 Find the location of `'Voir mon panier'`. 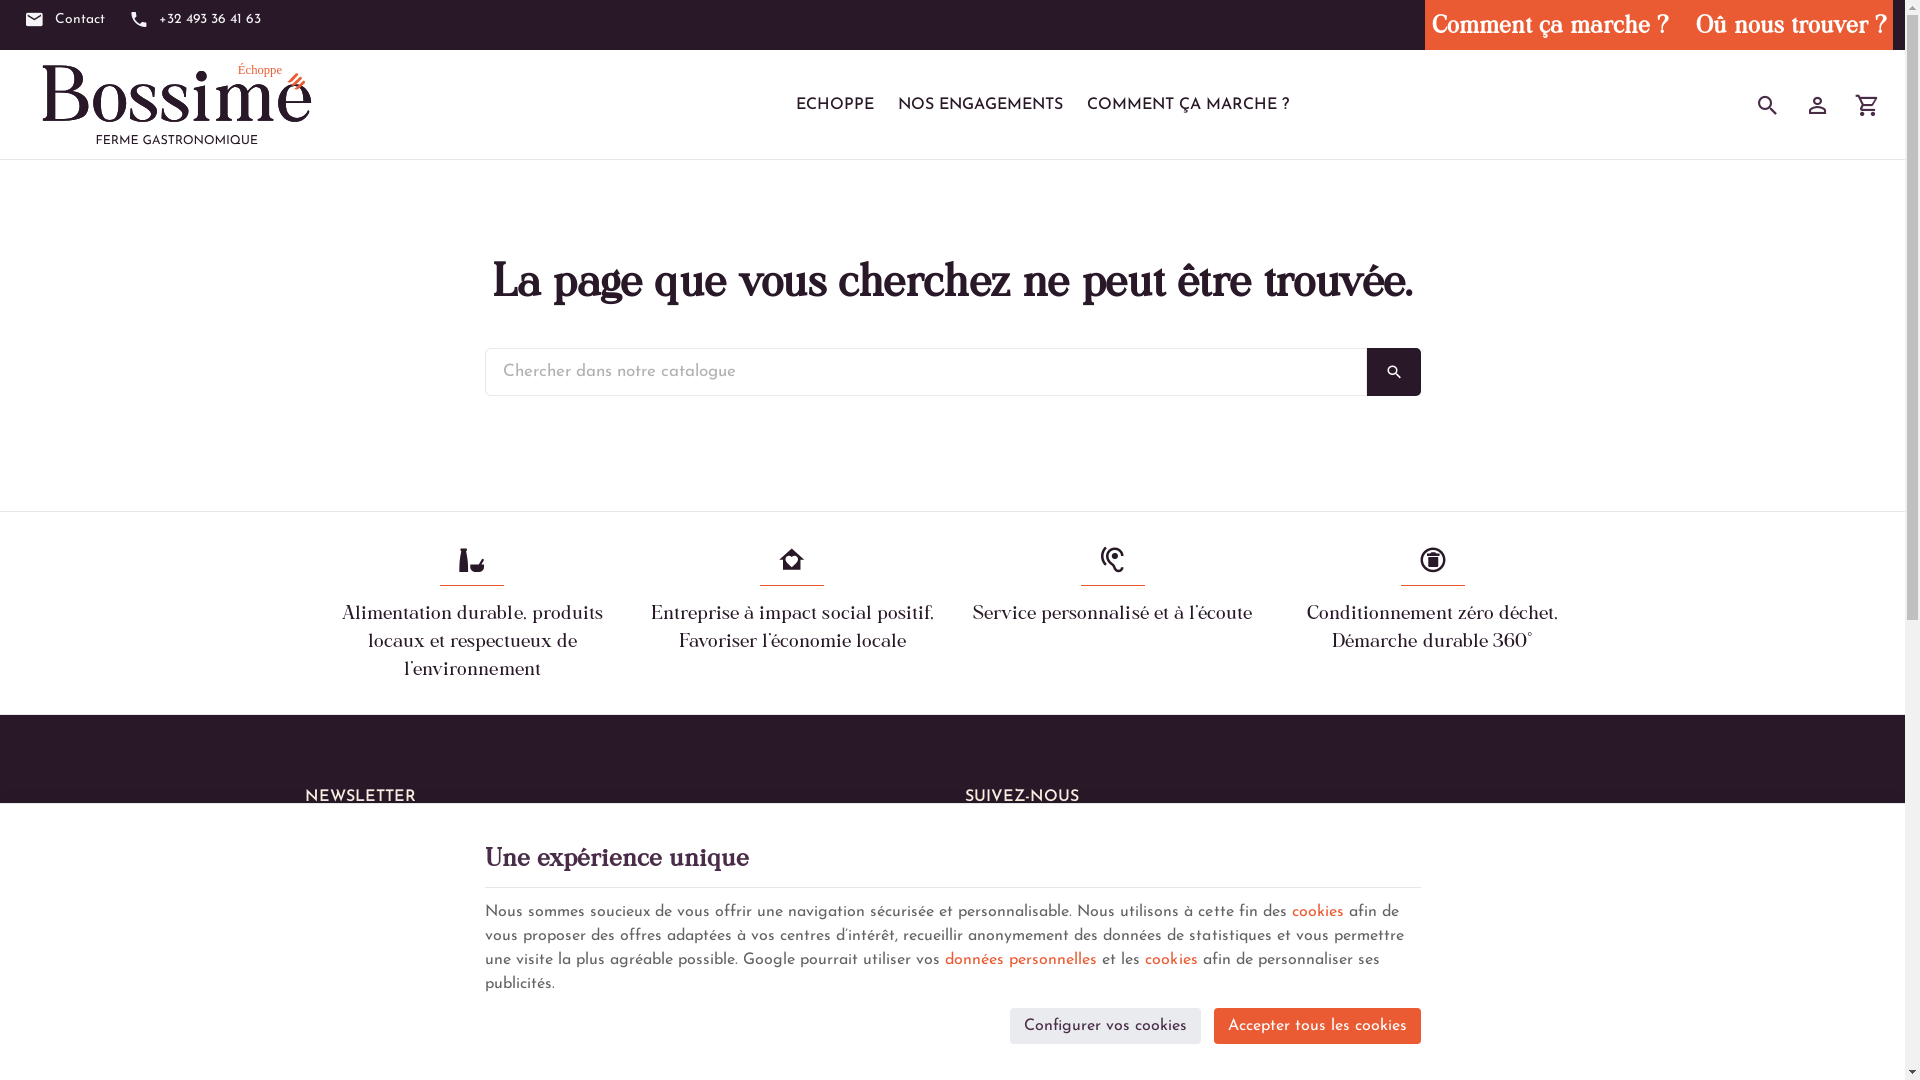

'Voir mon panier' is located at coordinates (1866, 104).